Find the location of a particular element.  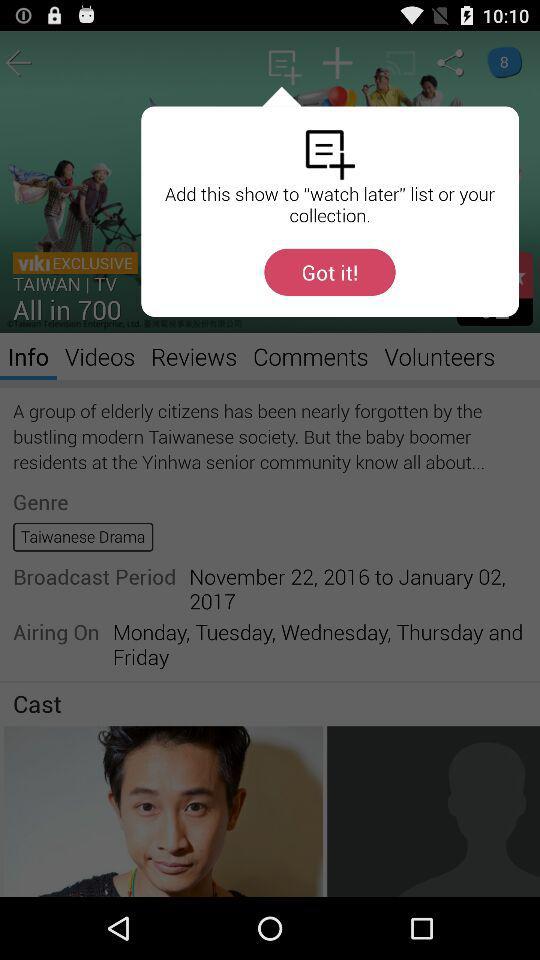

item below add this show icon is located at coordinates (329, 271).